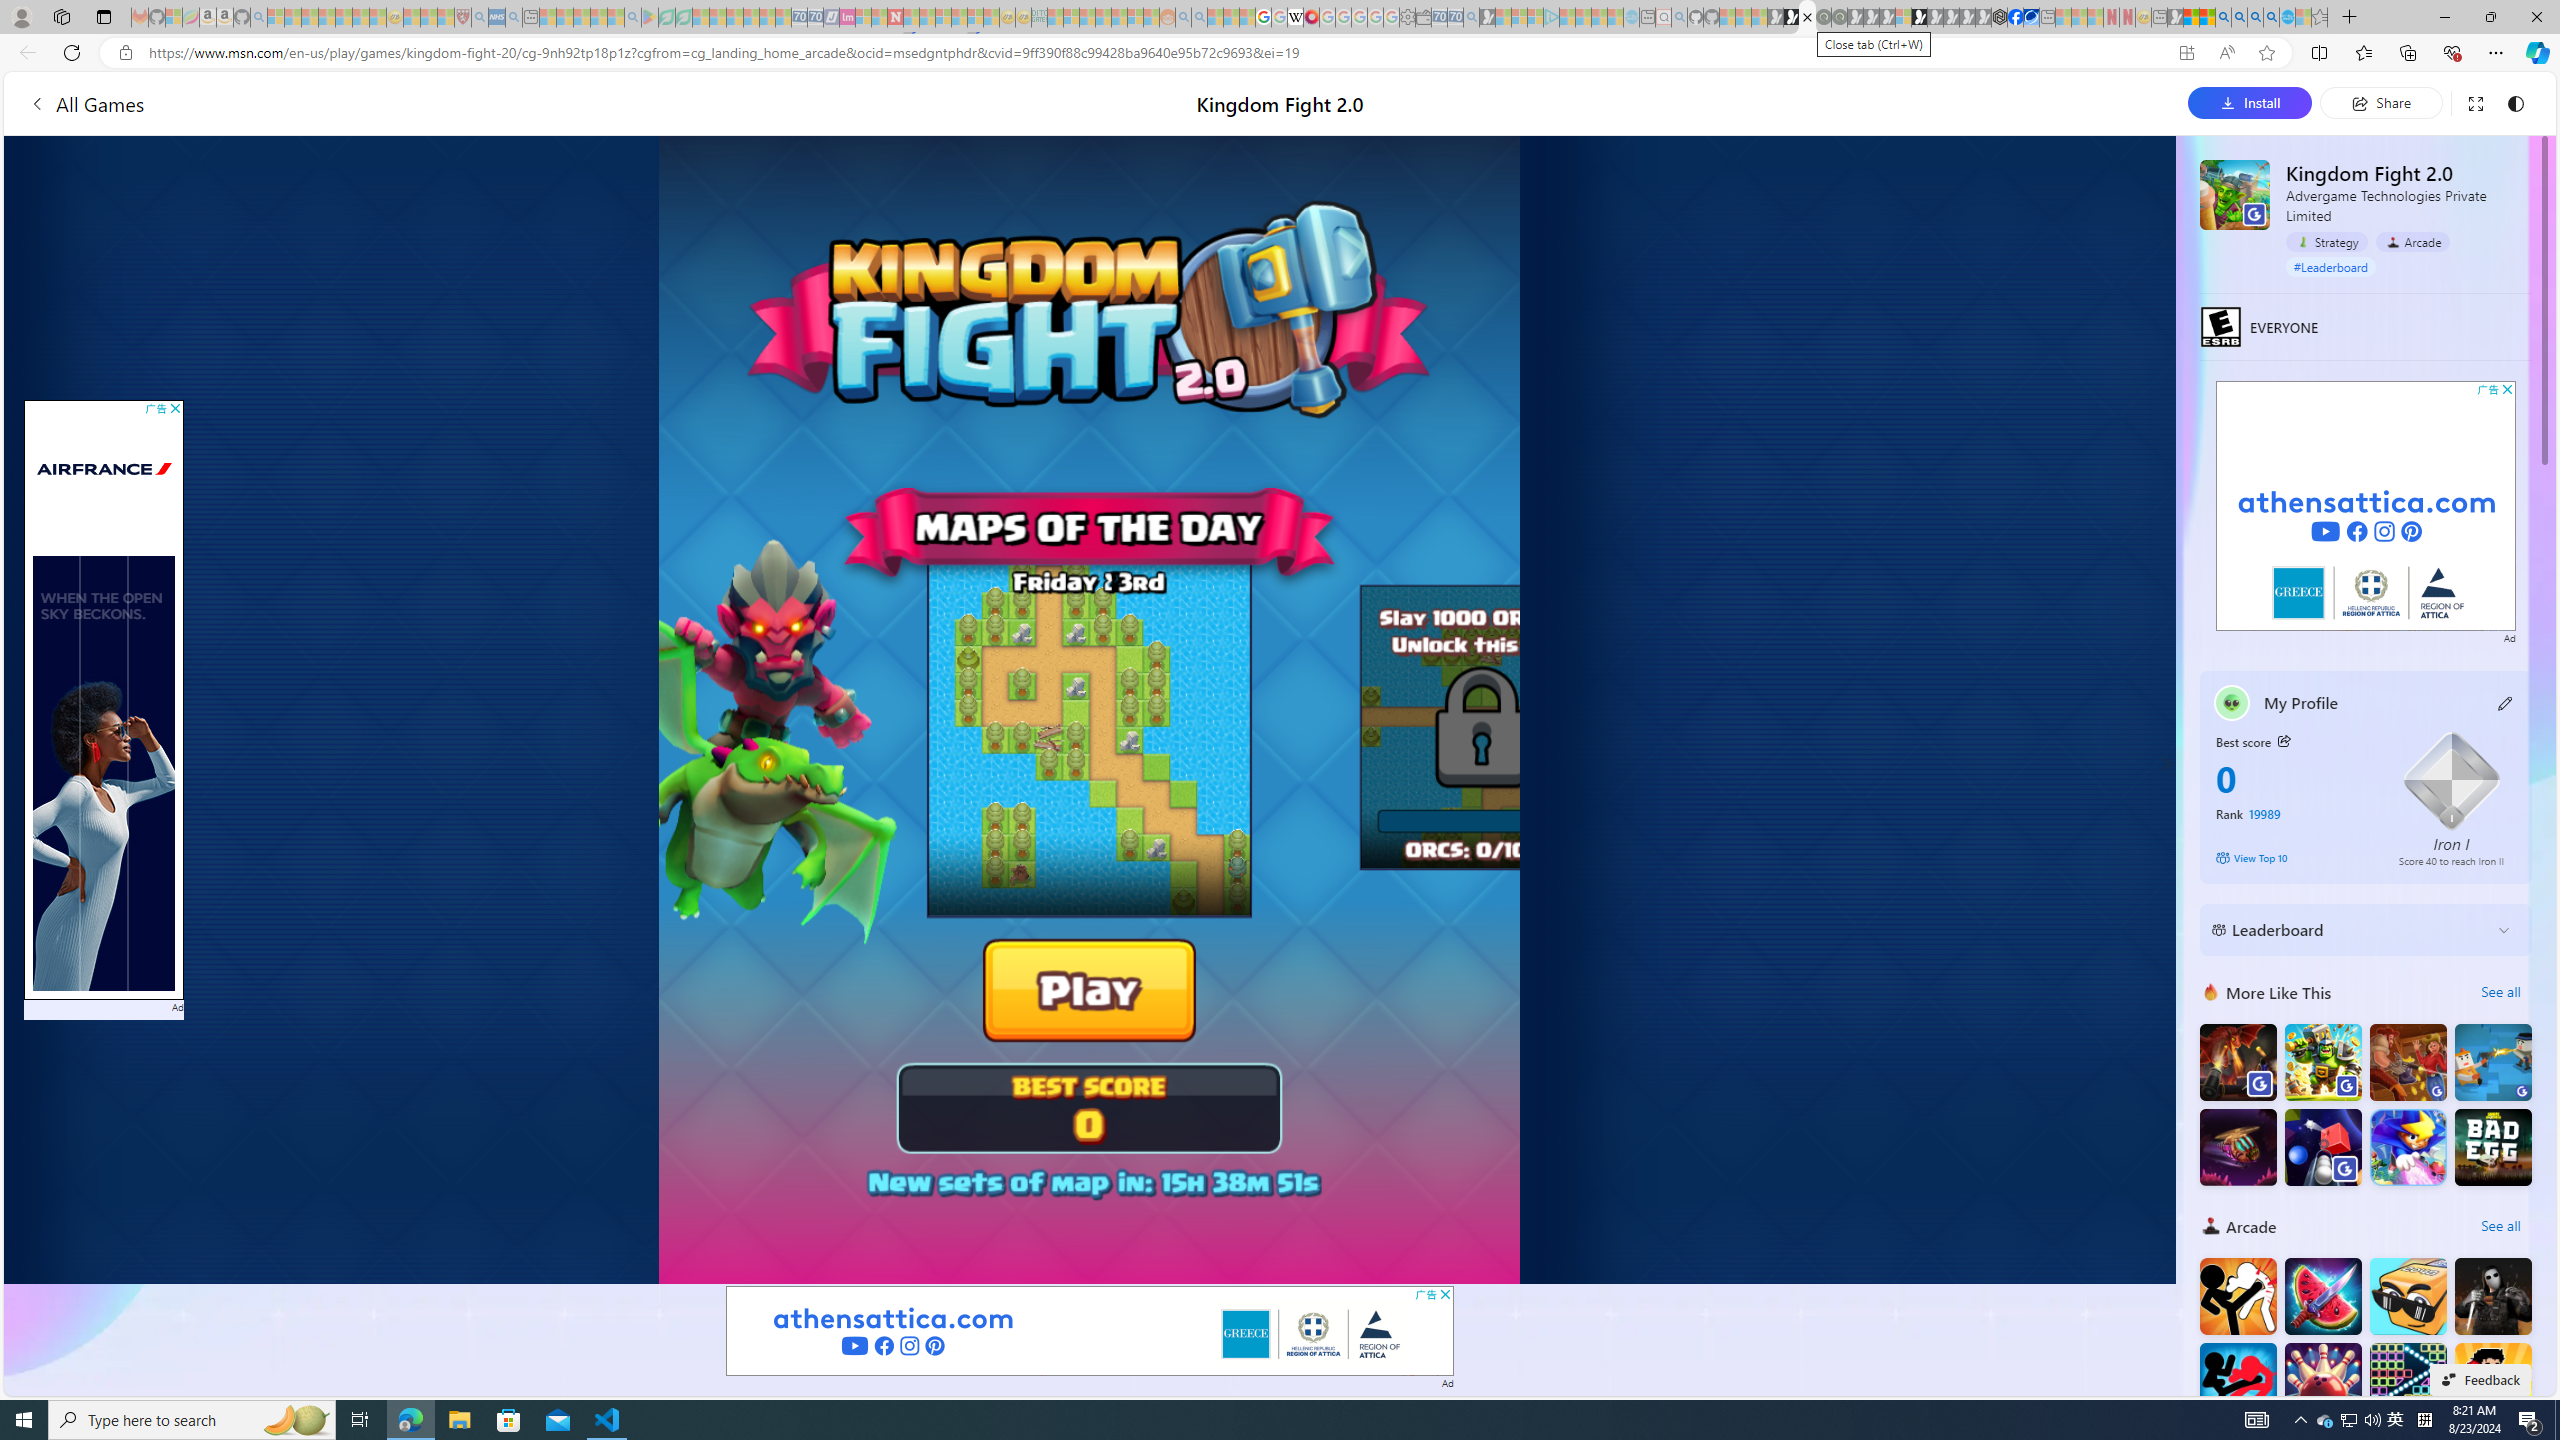  Describe the element at coordinates (1406, 16) in the screenshot. I see `'Settings - Sleeping'` at that location.